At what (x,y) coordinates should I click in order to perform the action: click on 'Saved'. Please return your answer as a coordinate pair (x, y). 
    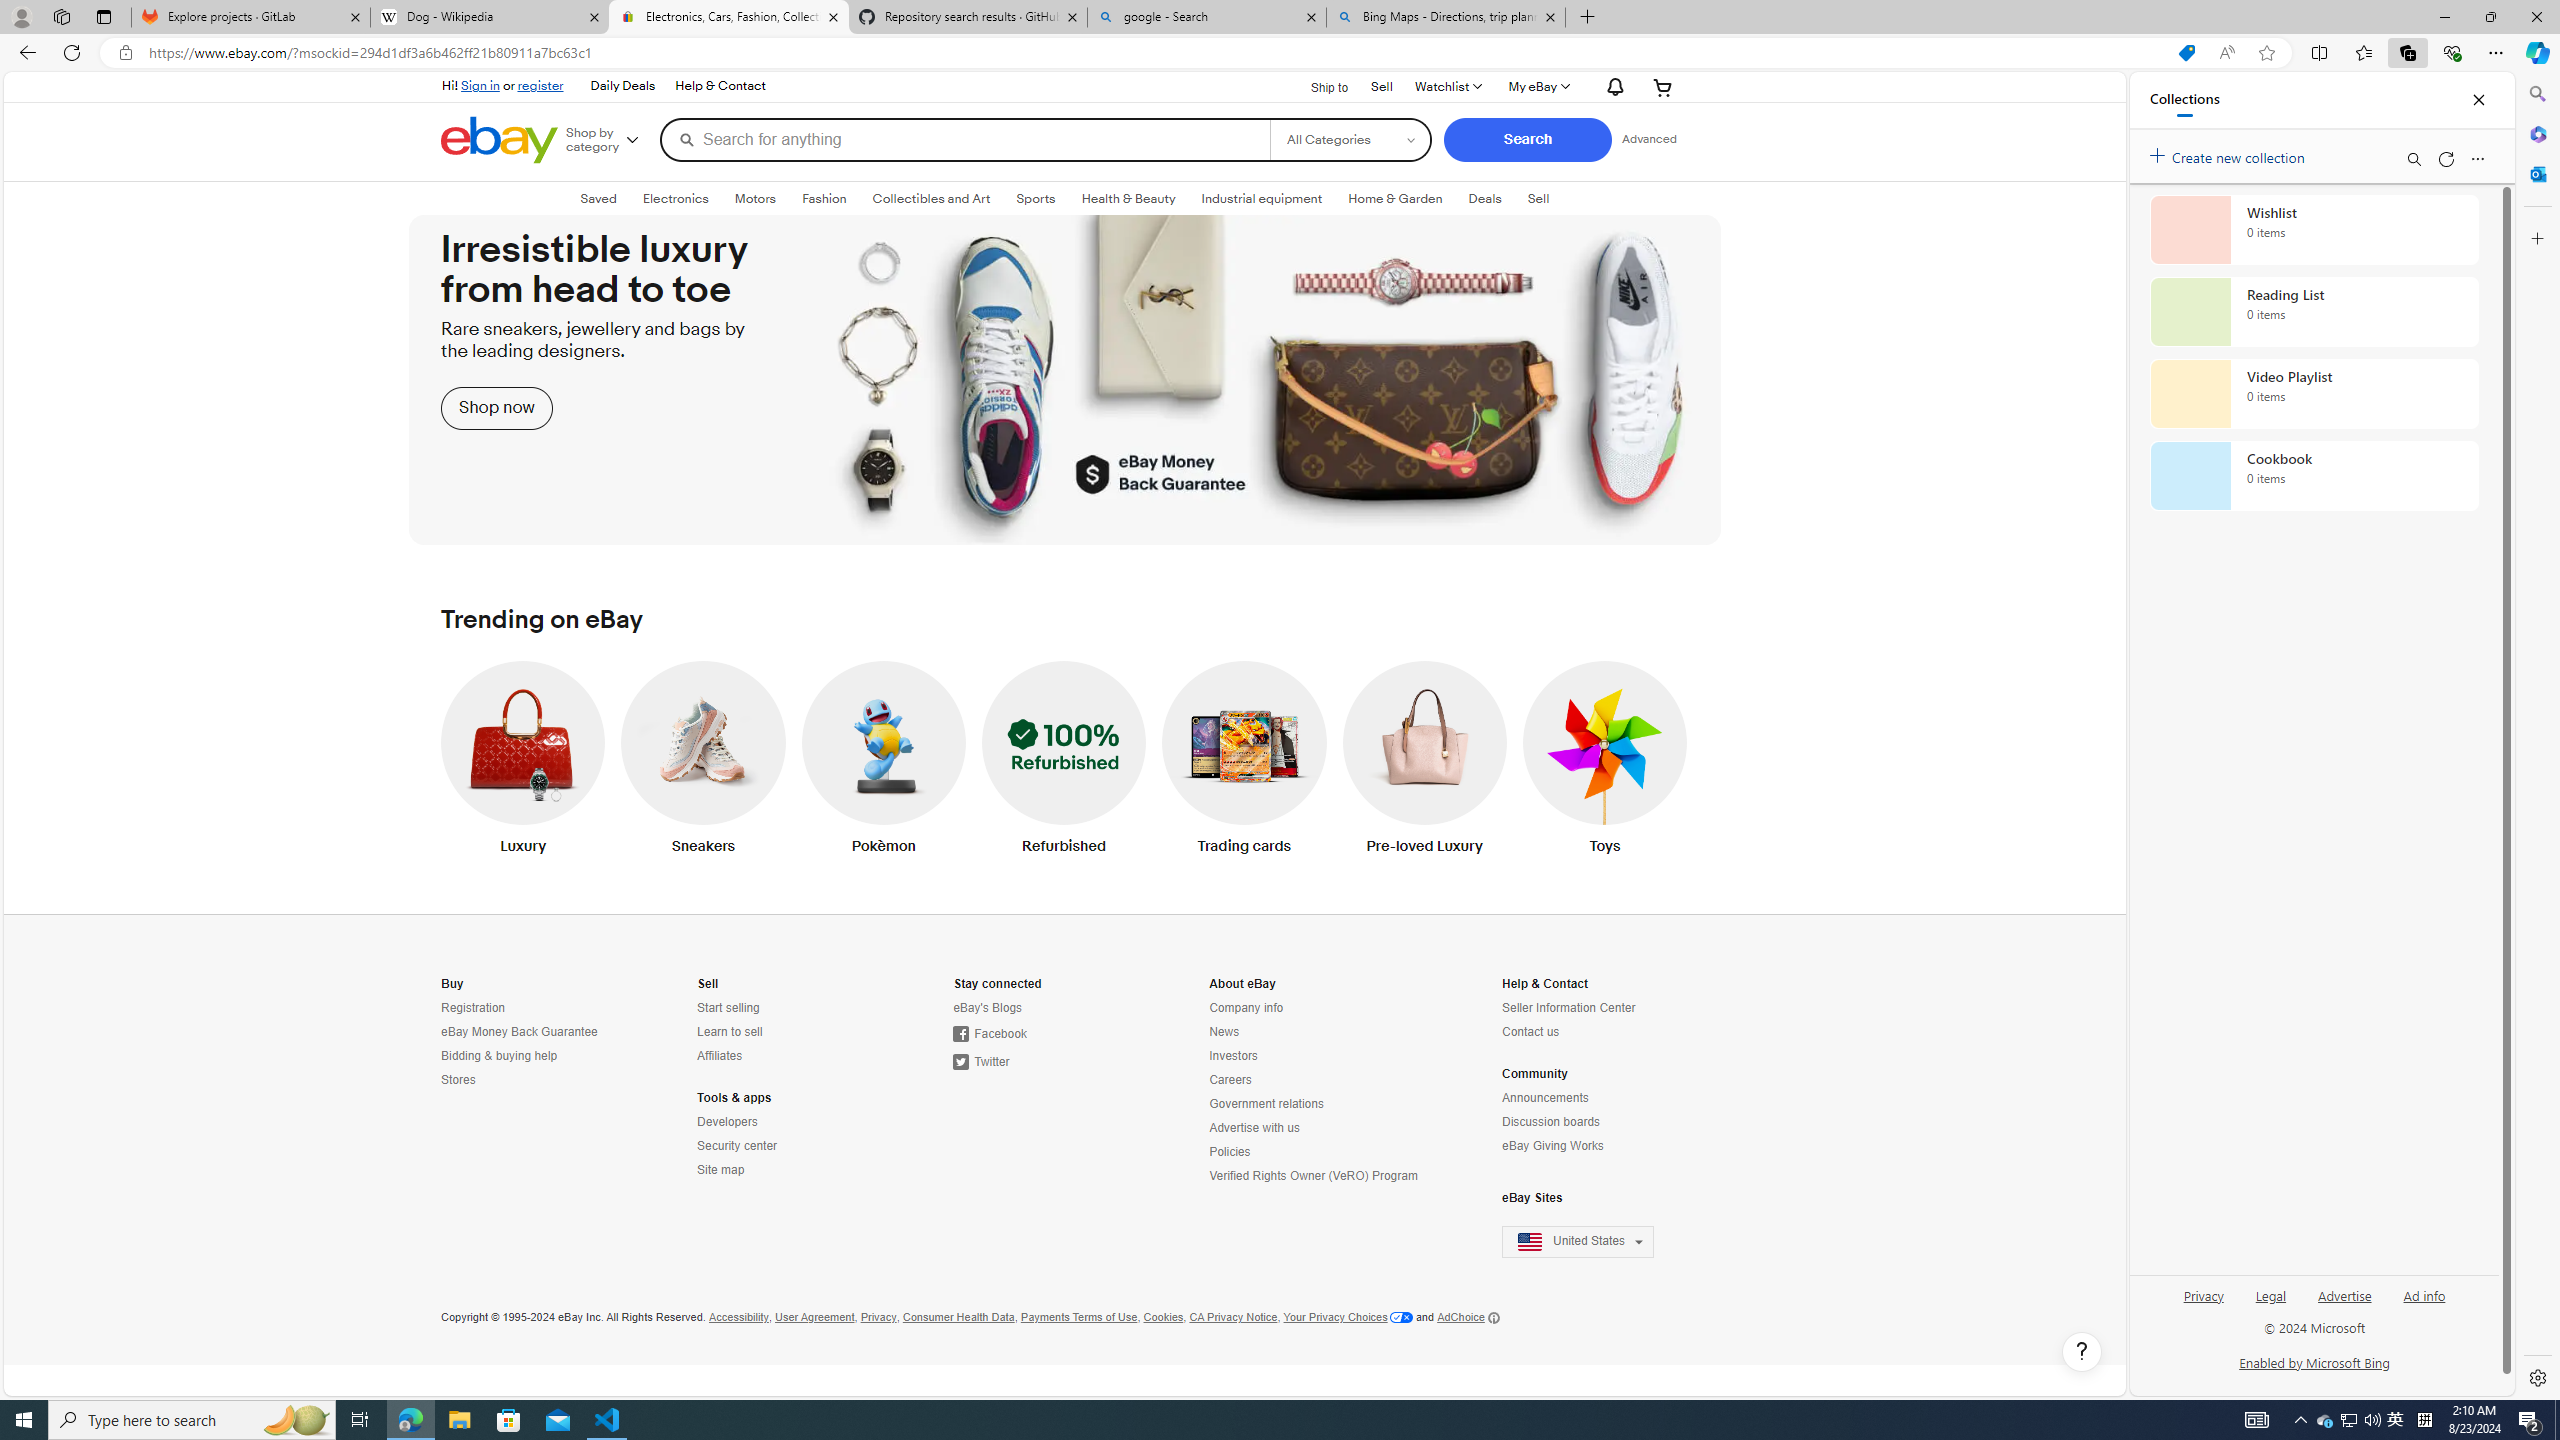
    Looking at the image, I should click on (599, 199).